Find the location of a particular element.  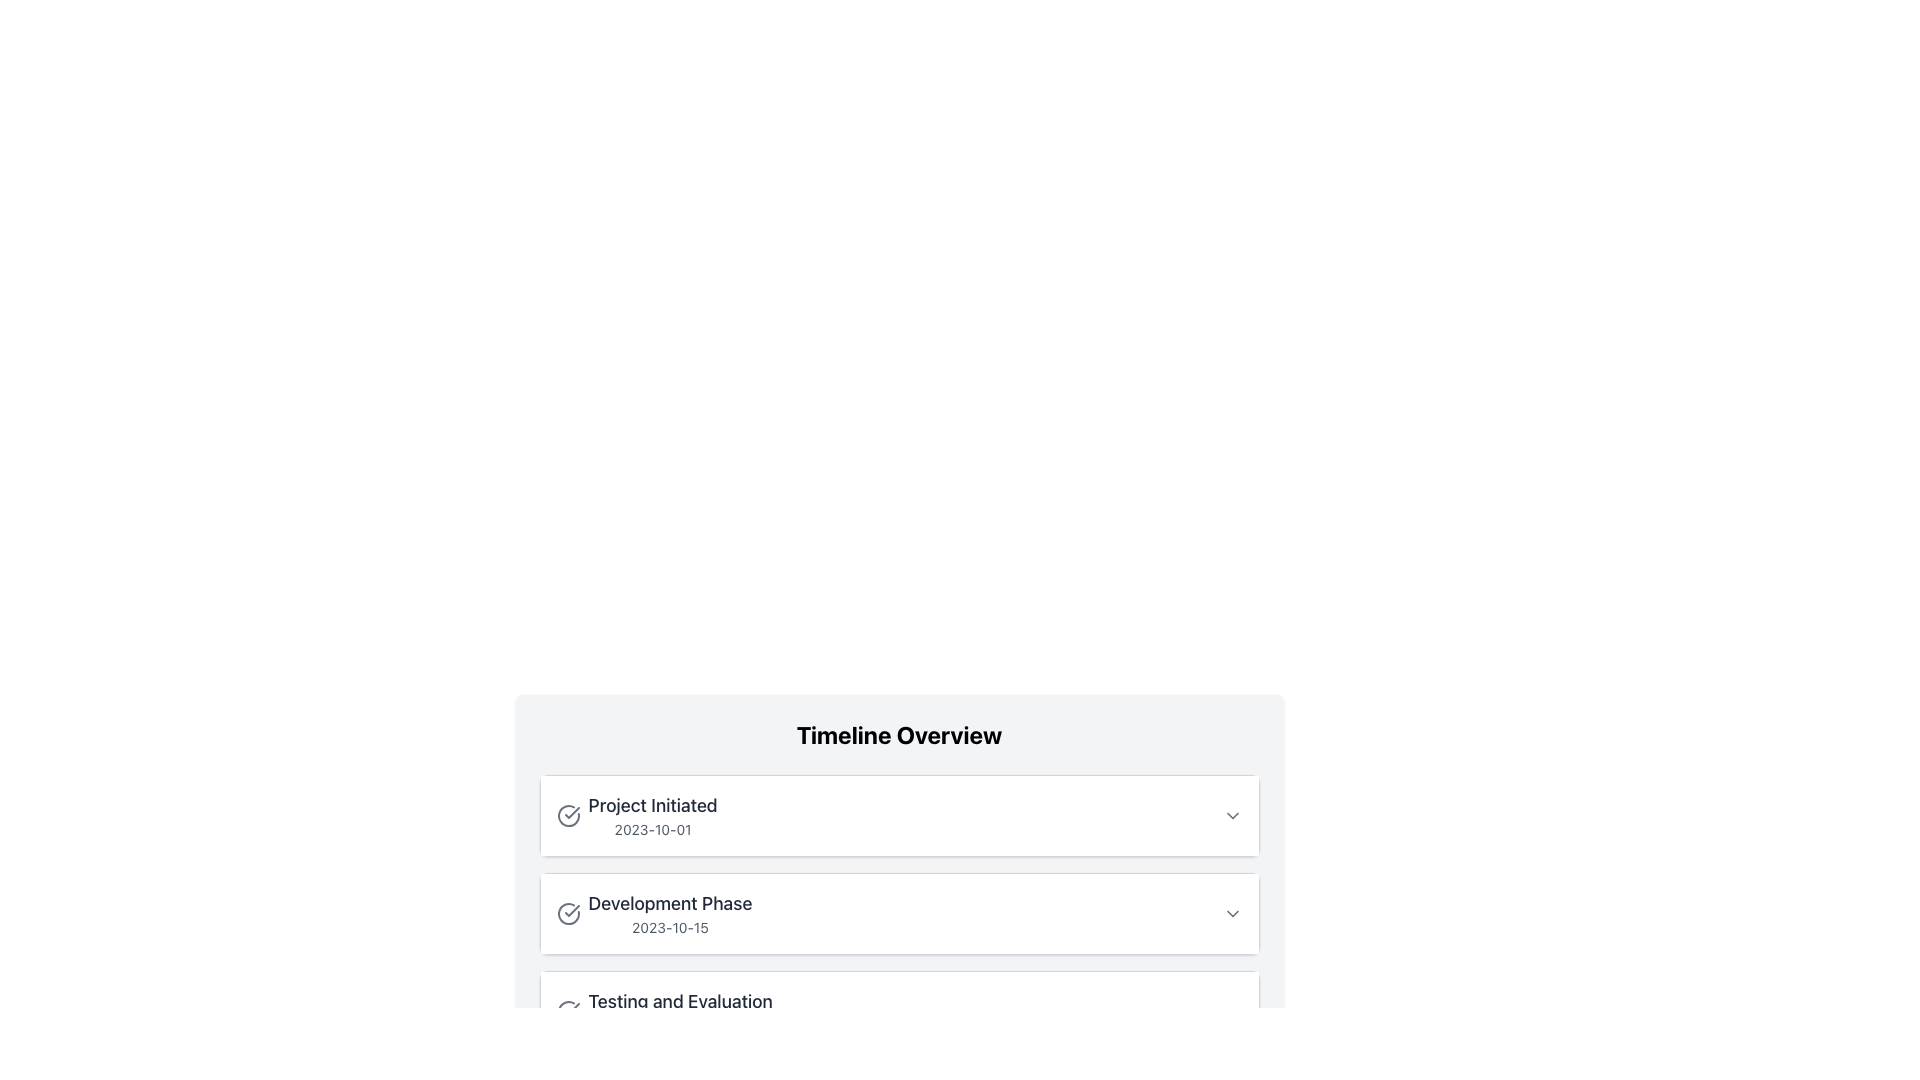

the 'Development Phase' interactive text list item is located at coordinates (898, 914).